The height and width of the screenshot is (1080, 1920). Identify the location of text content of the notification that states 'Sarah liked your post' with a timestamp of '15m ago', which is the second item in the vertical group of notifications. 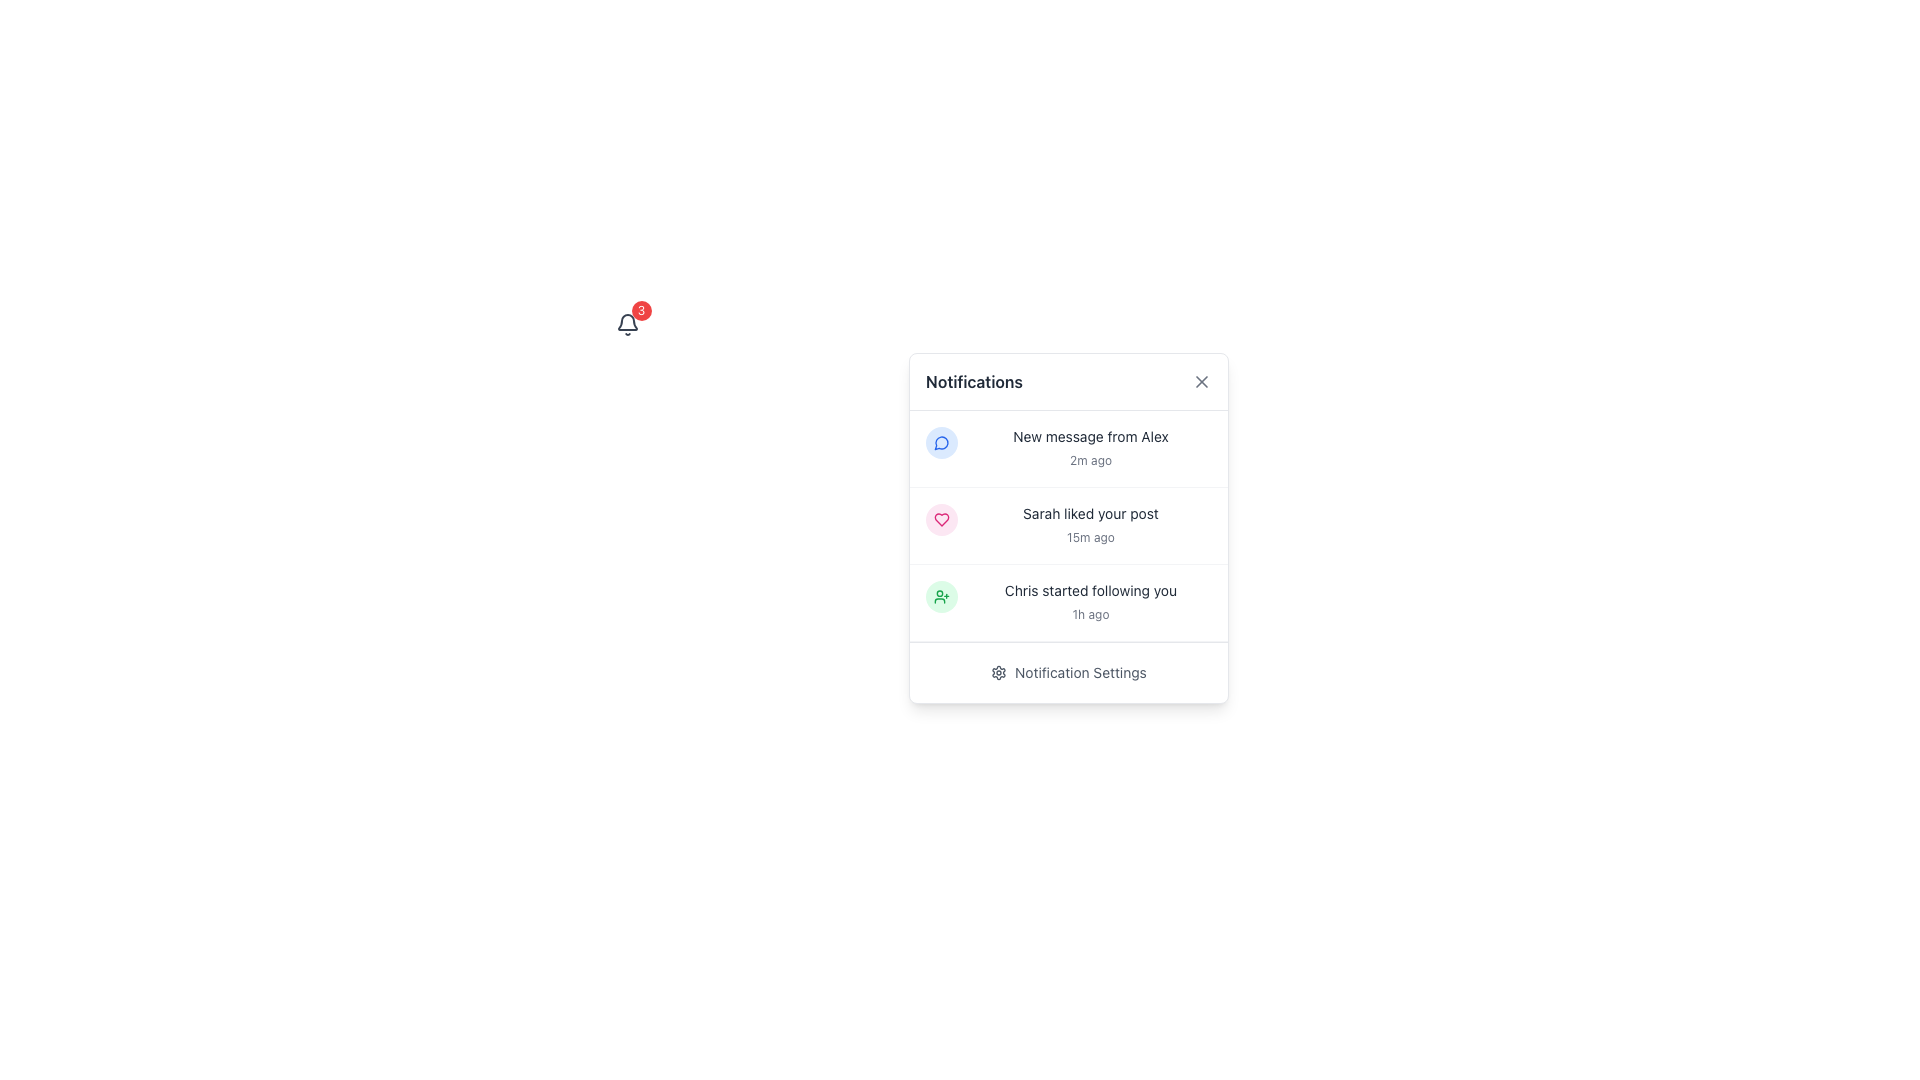
(1089, 524).